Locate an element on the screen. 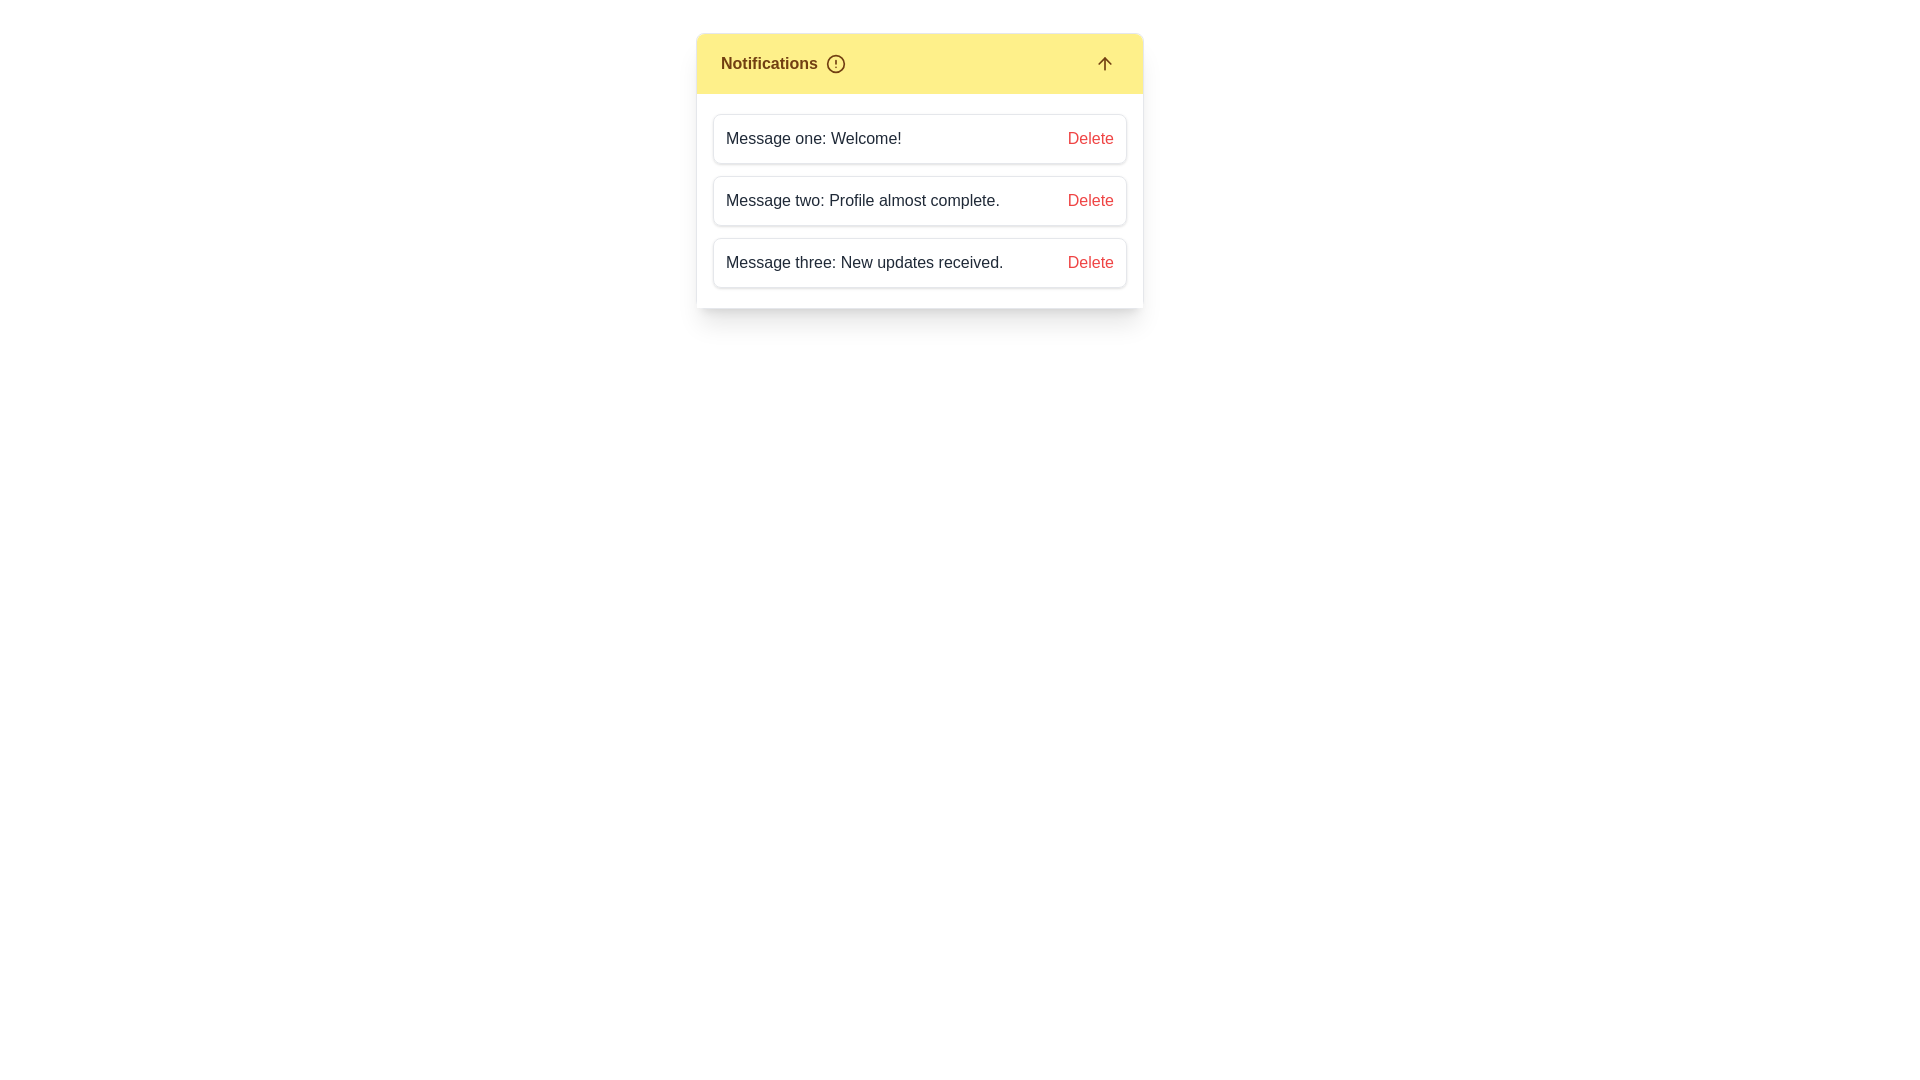 This screenshot has height=1080, width=1920. the static text label displaying 'Message three: New updates received.' in the notification panel, which is the third item in the list is located at coordinates (868, 261).